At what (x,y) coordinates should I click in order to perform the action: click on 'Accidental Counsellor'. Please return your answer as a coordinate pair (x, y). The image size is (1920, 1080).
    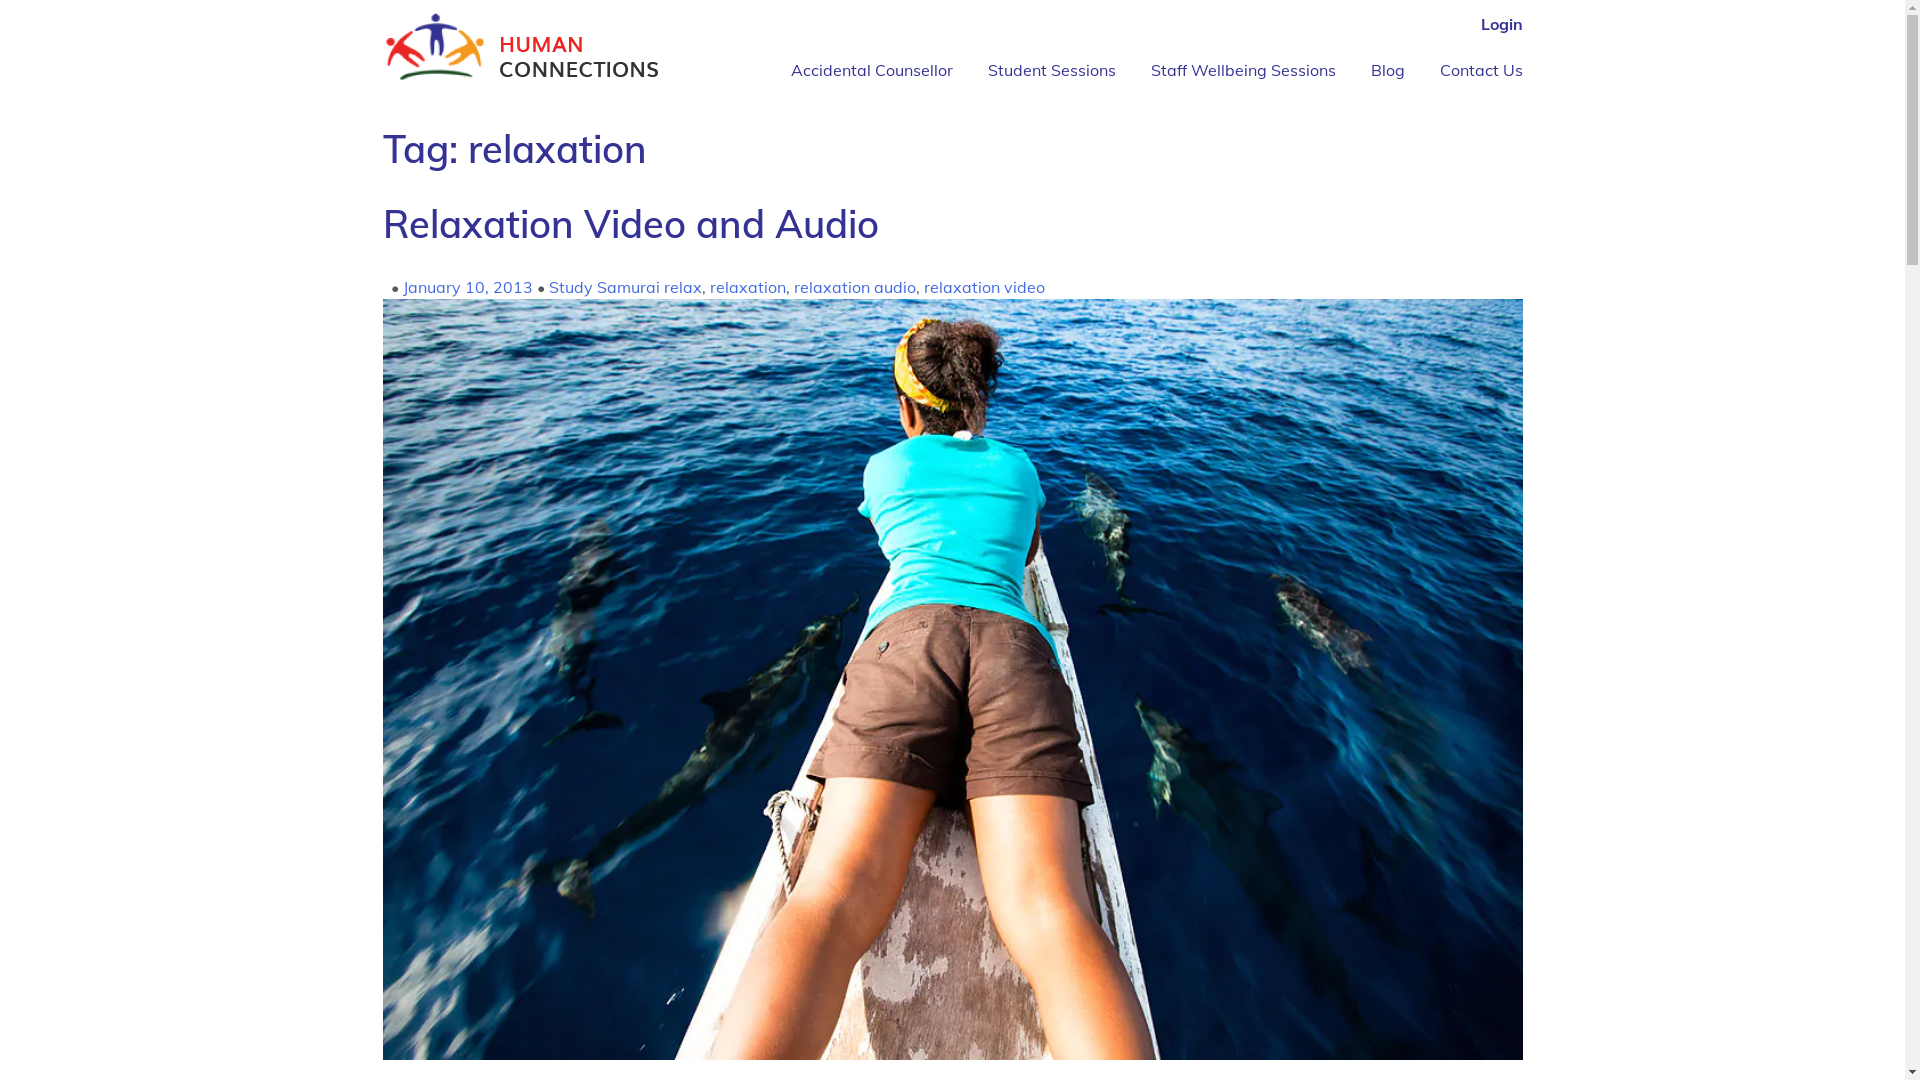
    Looking at the image, I should click on (870, 68).